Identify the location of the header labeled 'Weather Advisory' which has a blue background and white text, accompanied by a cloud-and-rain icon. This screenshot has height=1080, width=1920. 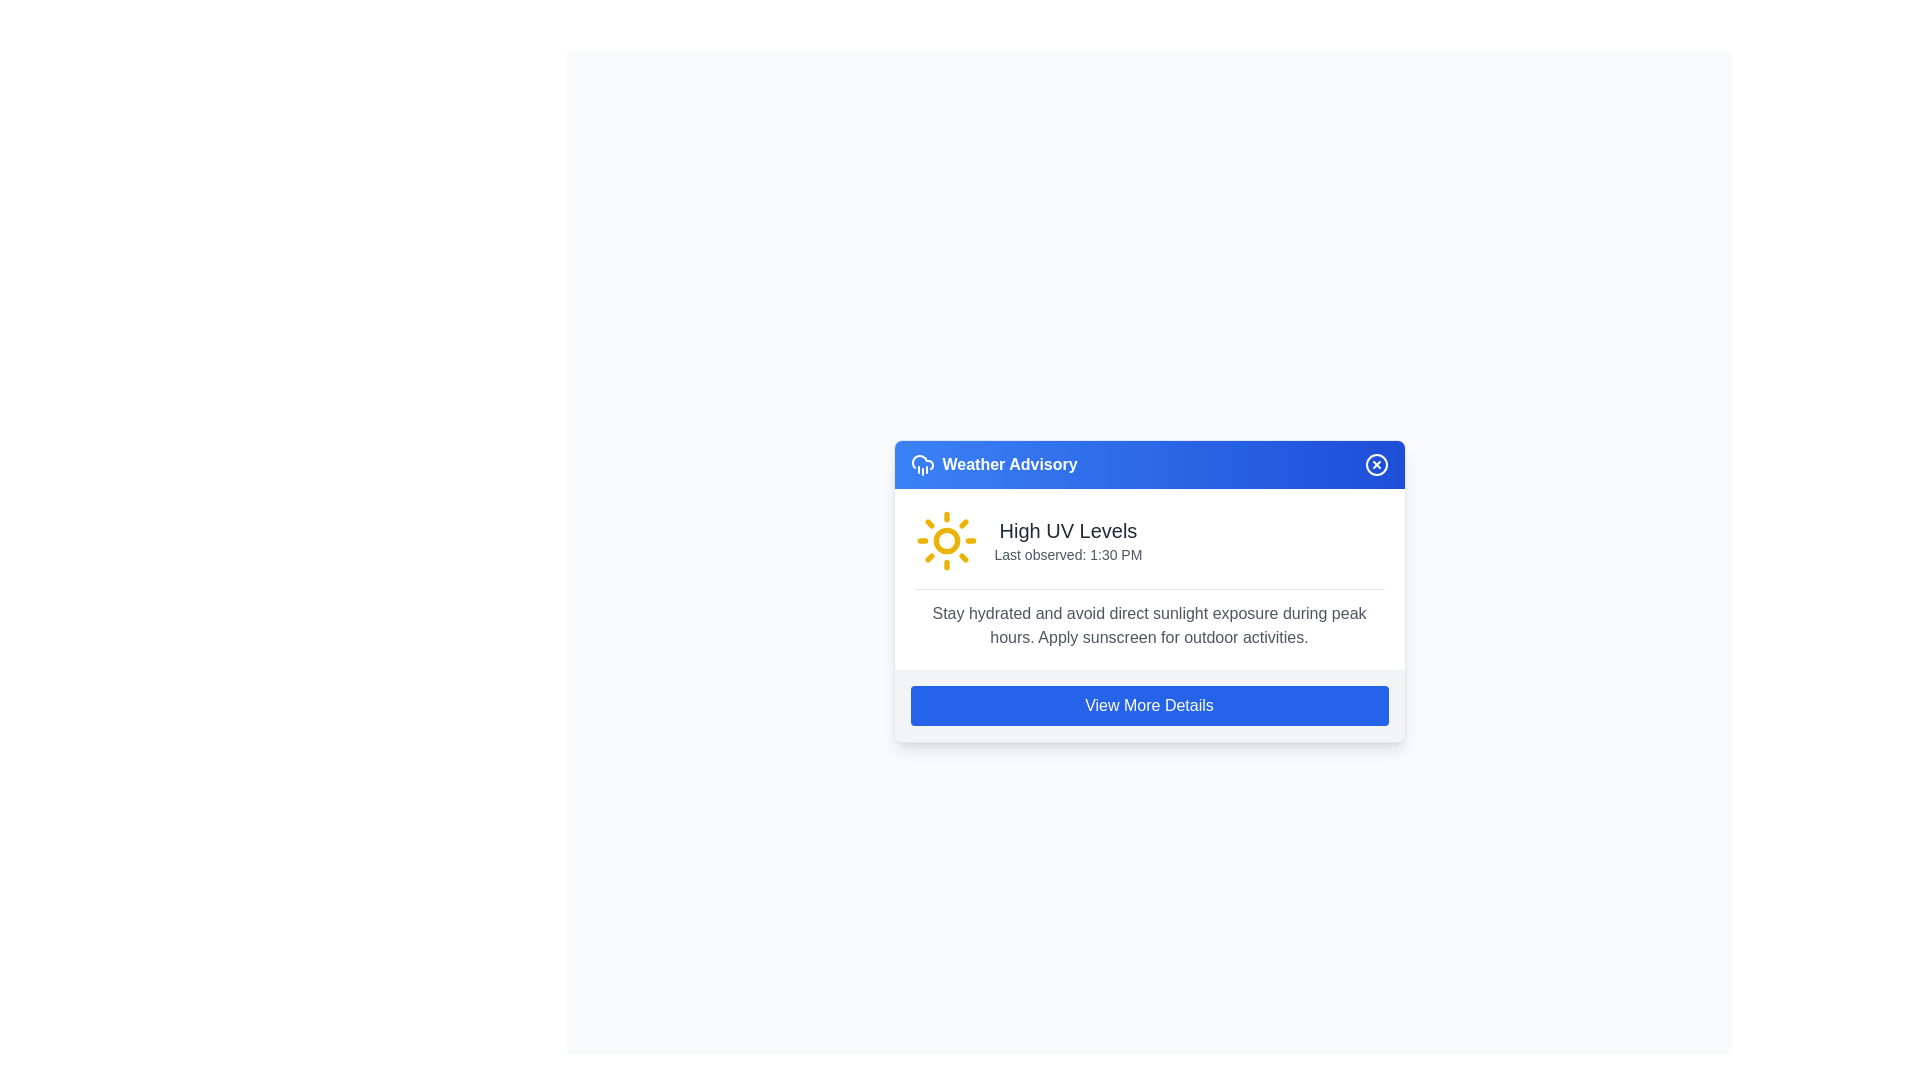
(994, 464).